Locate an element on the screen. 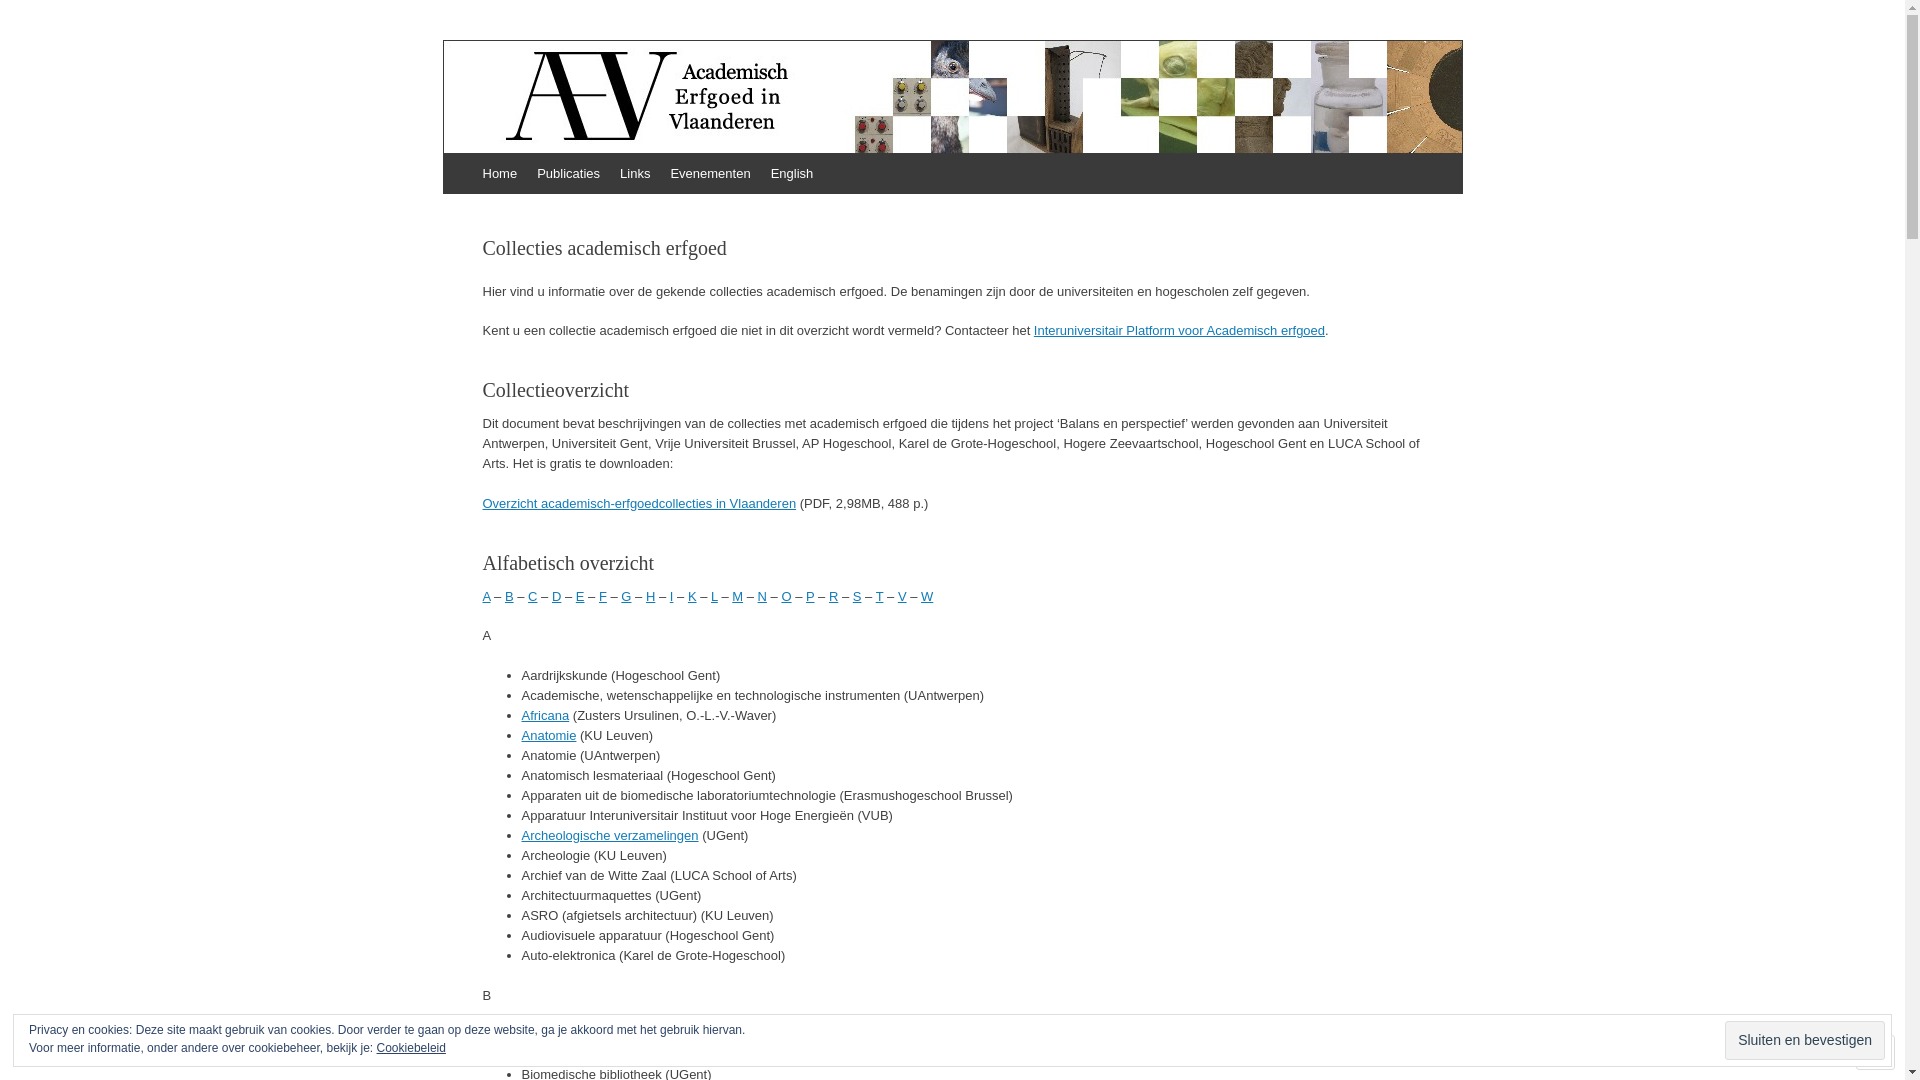  'A' is located at coordinates (485, 594).